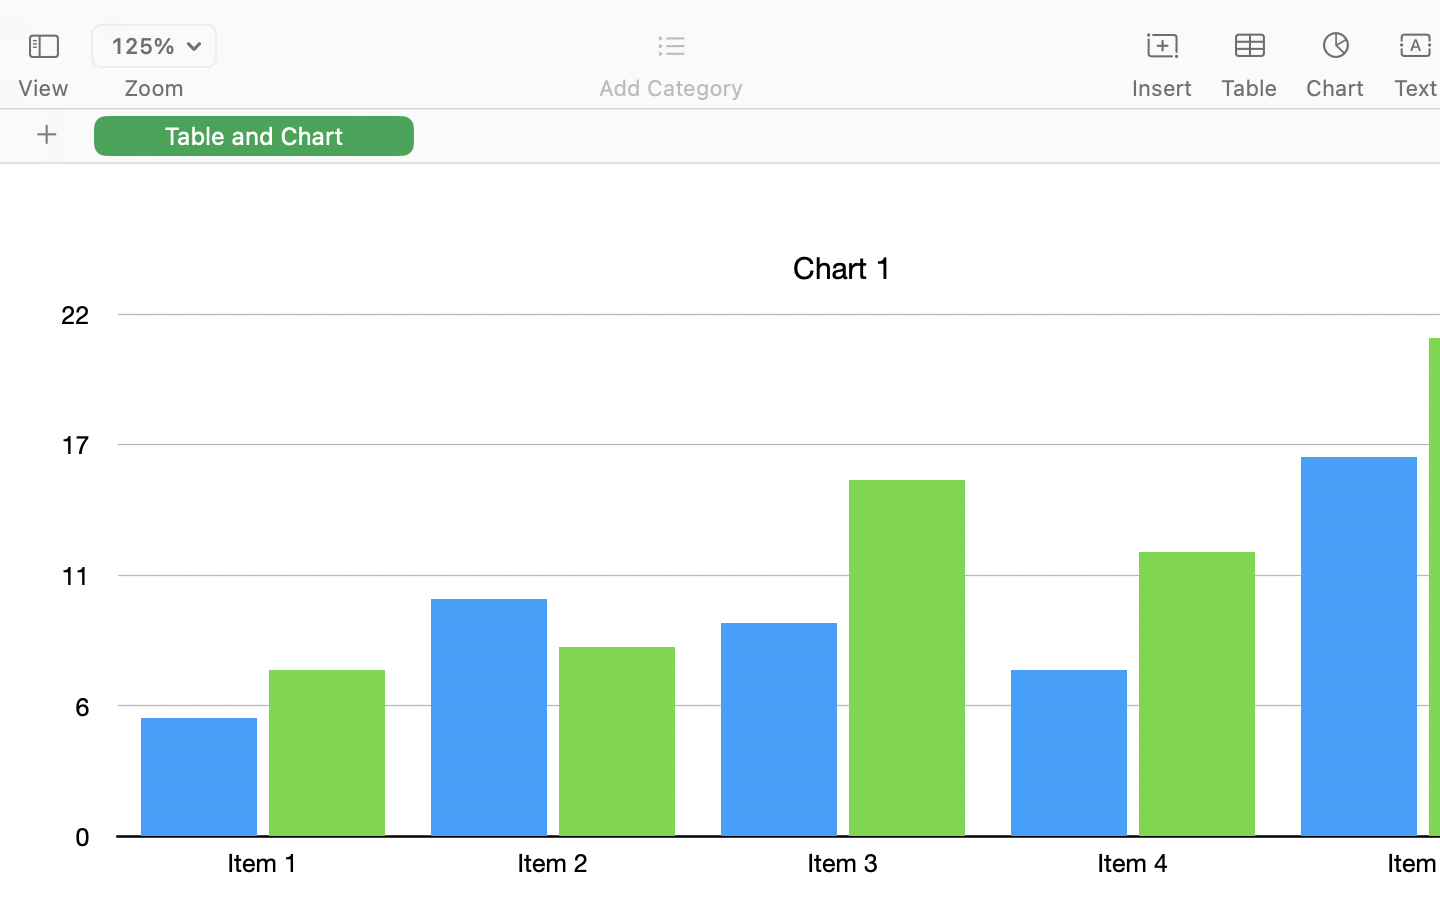 The height and width of the screenshot is (900, 1440). What do you see at coordinates (152, 87) in the screenshot?
I see `'Zoom'` at bounding box center [152, 87].